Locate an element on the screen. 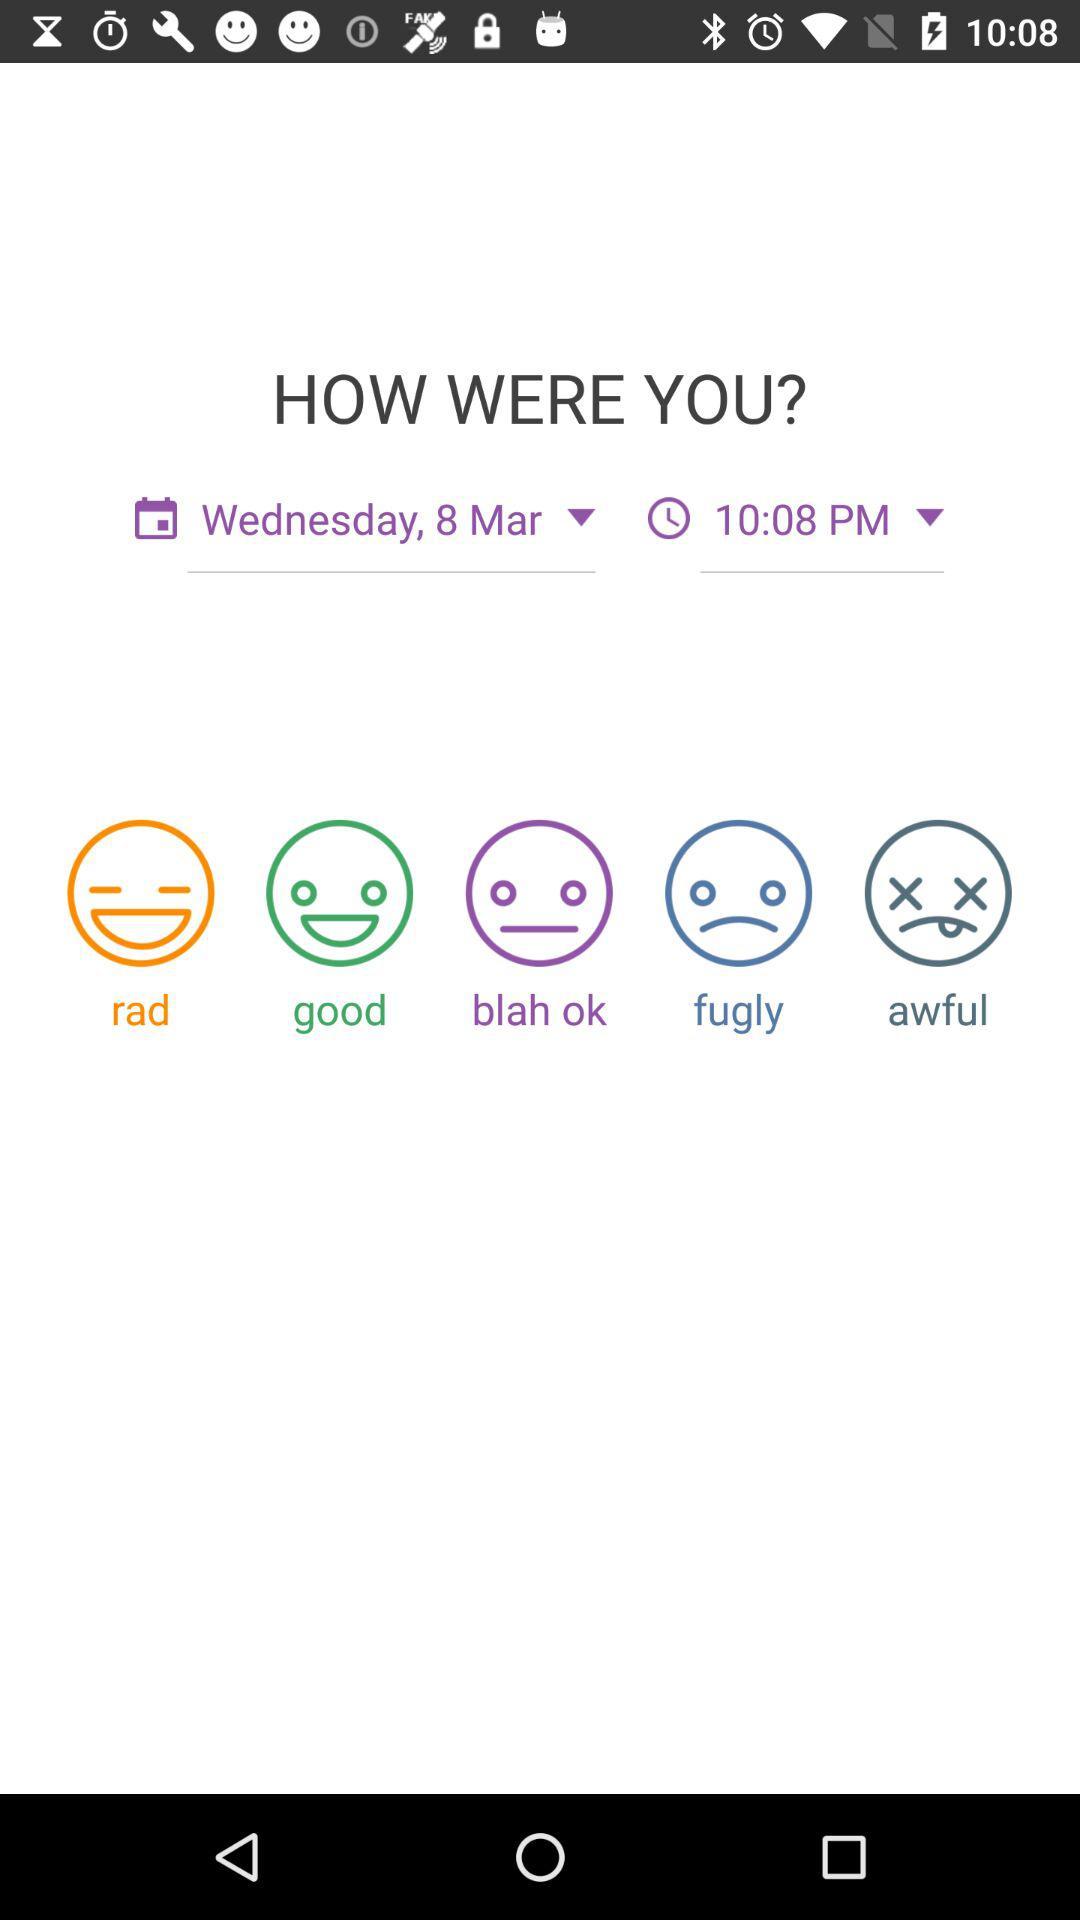  awful is located at coordinates (938, 892).